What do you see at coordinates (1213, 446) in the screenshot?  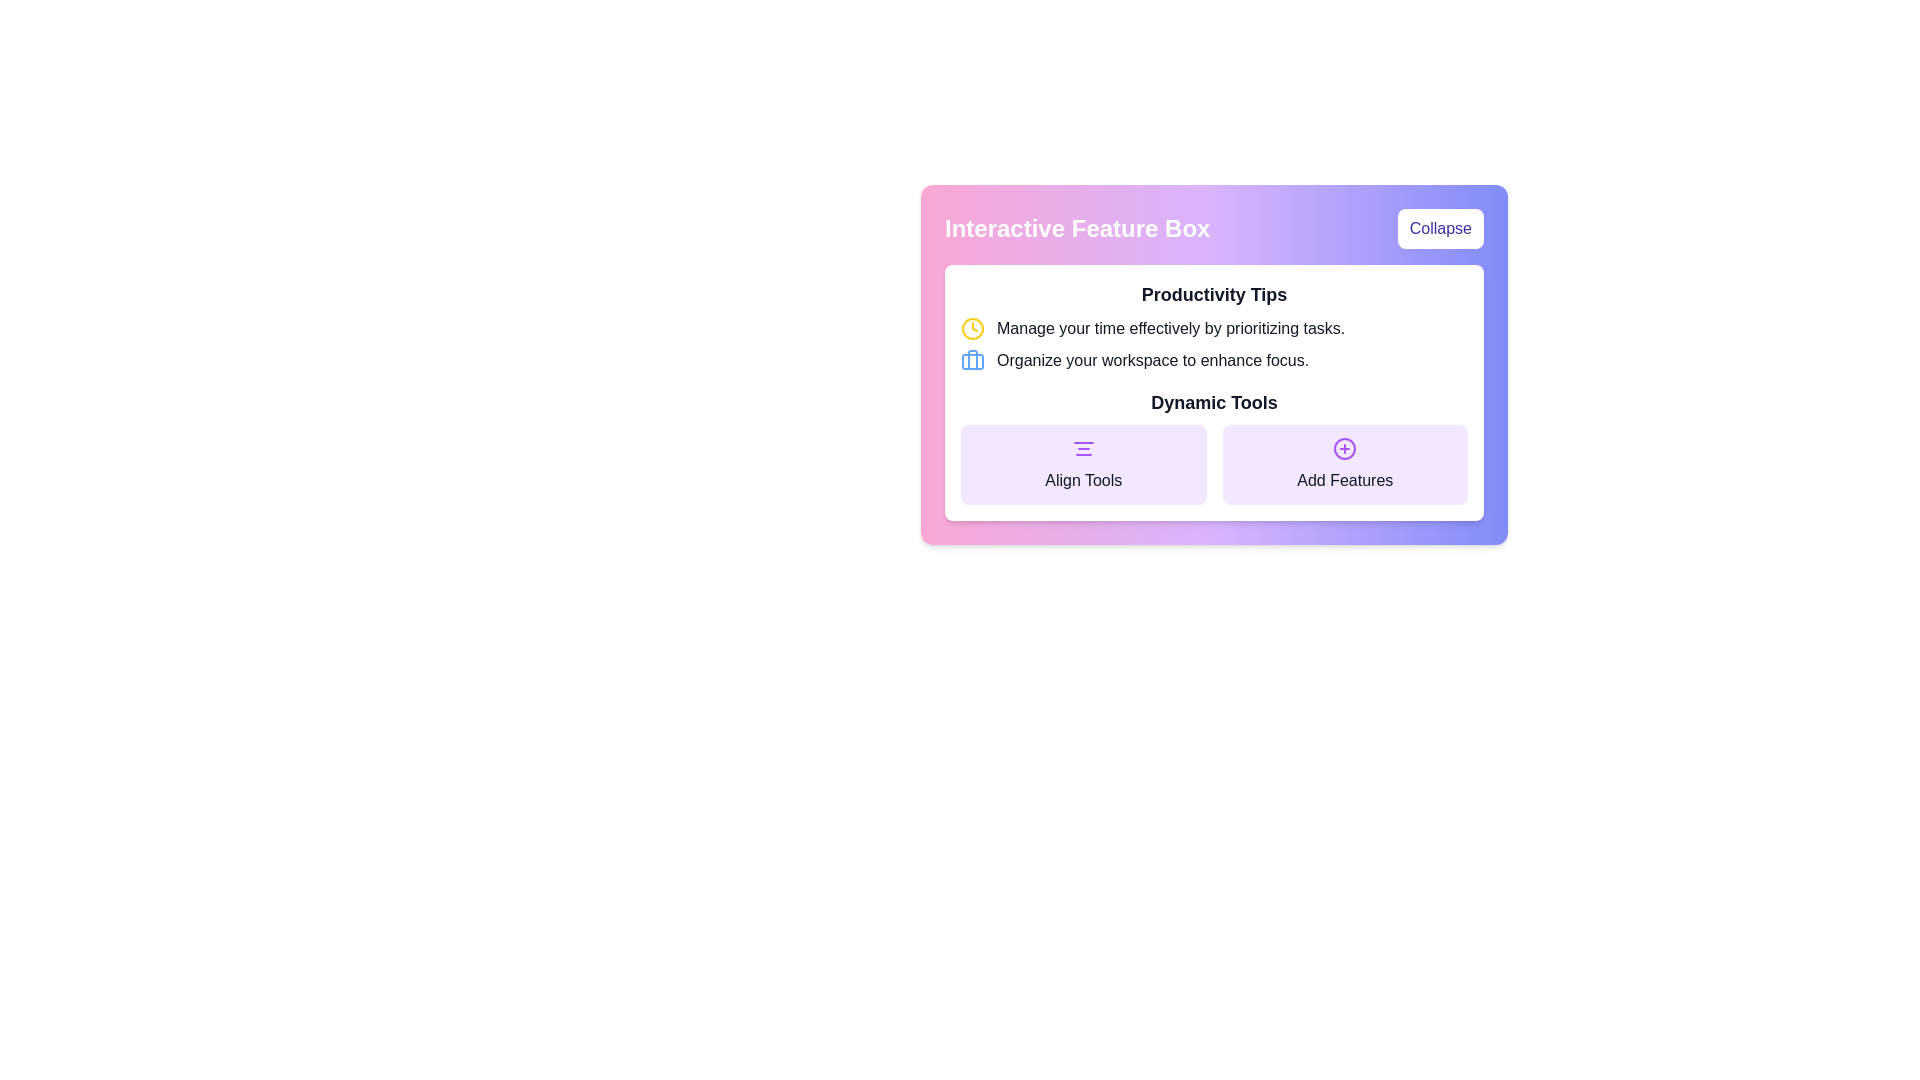 I see `the 'Align Tools' button located in the 'Dynamic Tools' section beneath 'Productivity Tips' to proceed with alignment tools` at bounding box center [1213, 446].